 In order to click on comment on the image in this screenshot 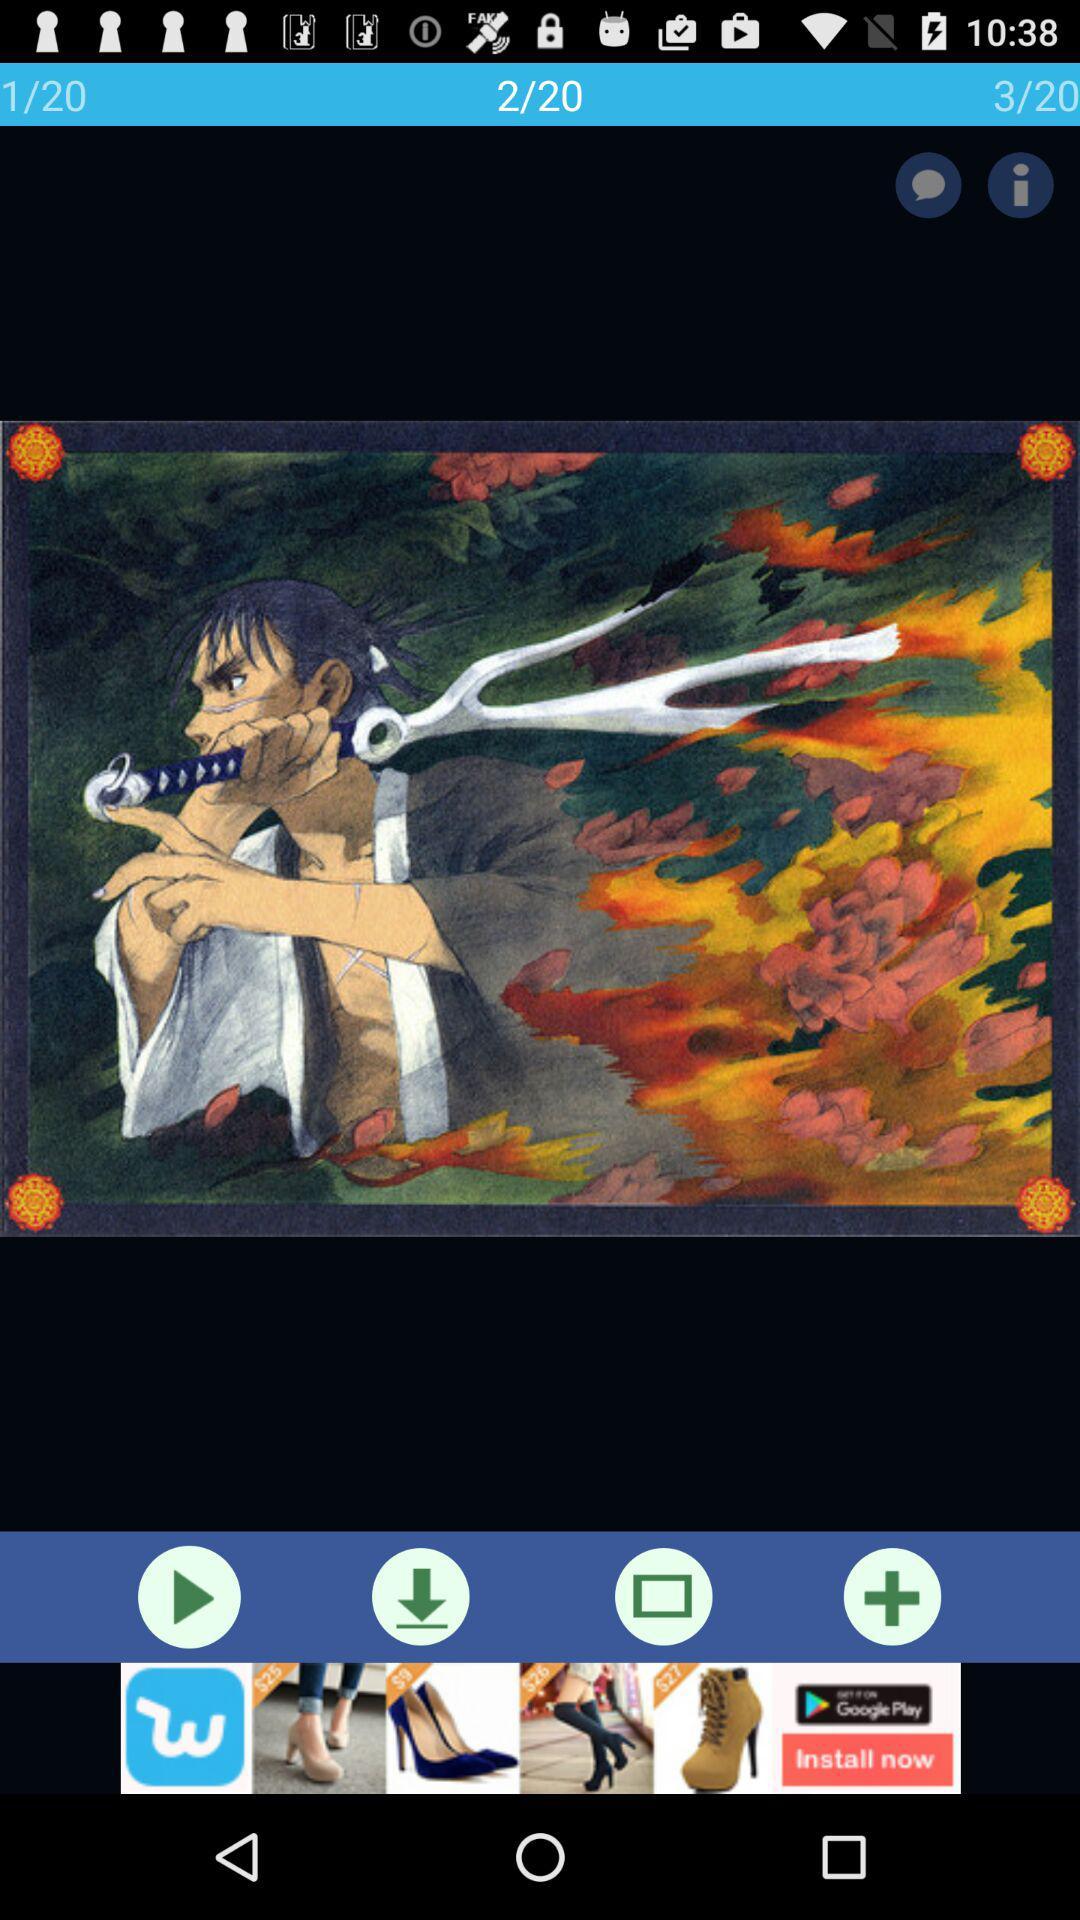, I will do `click(928, 185)`.